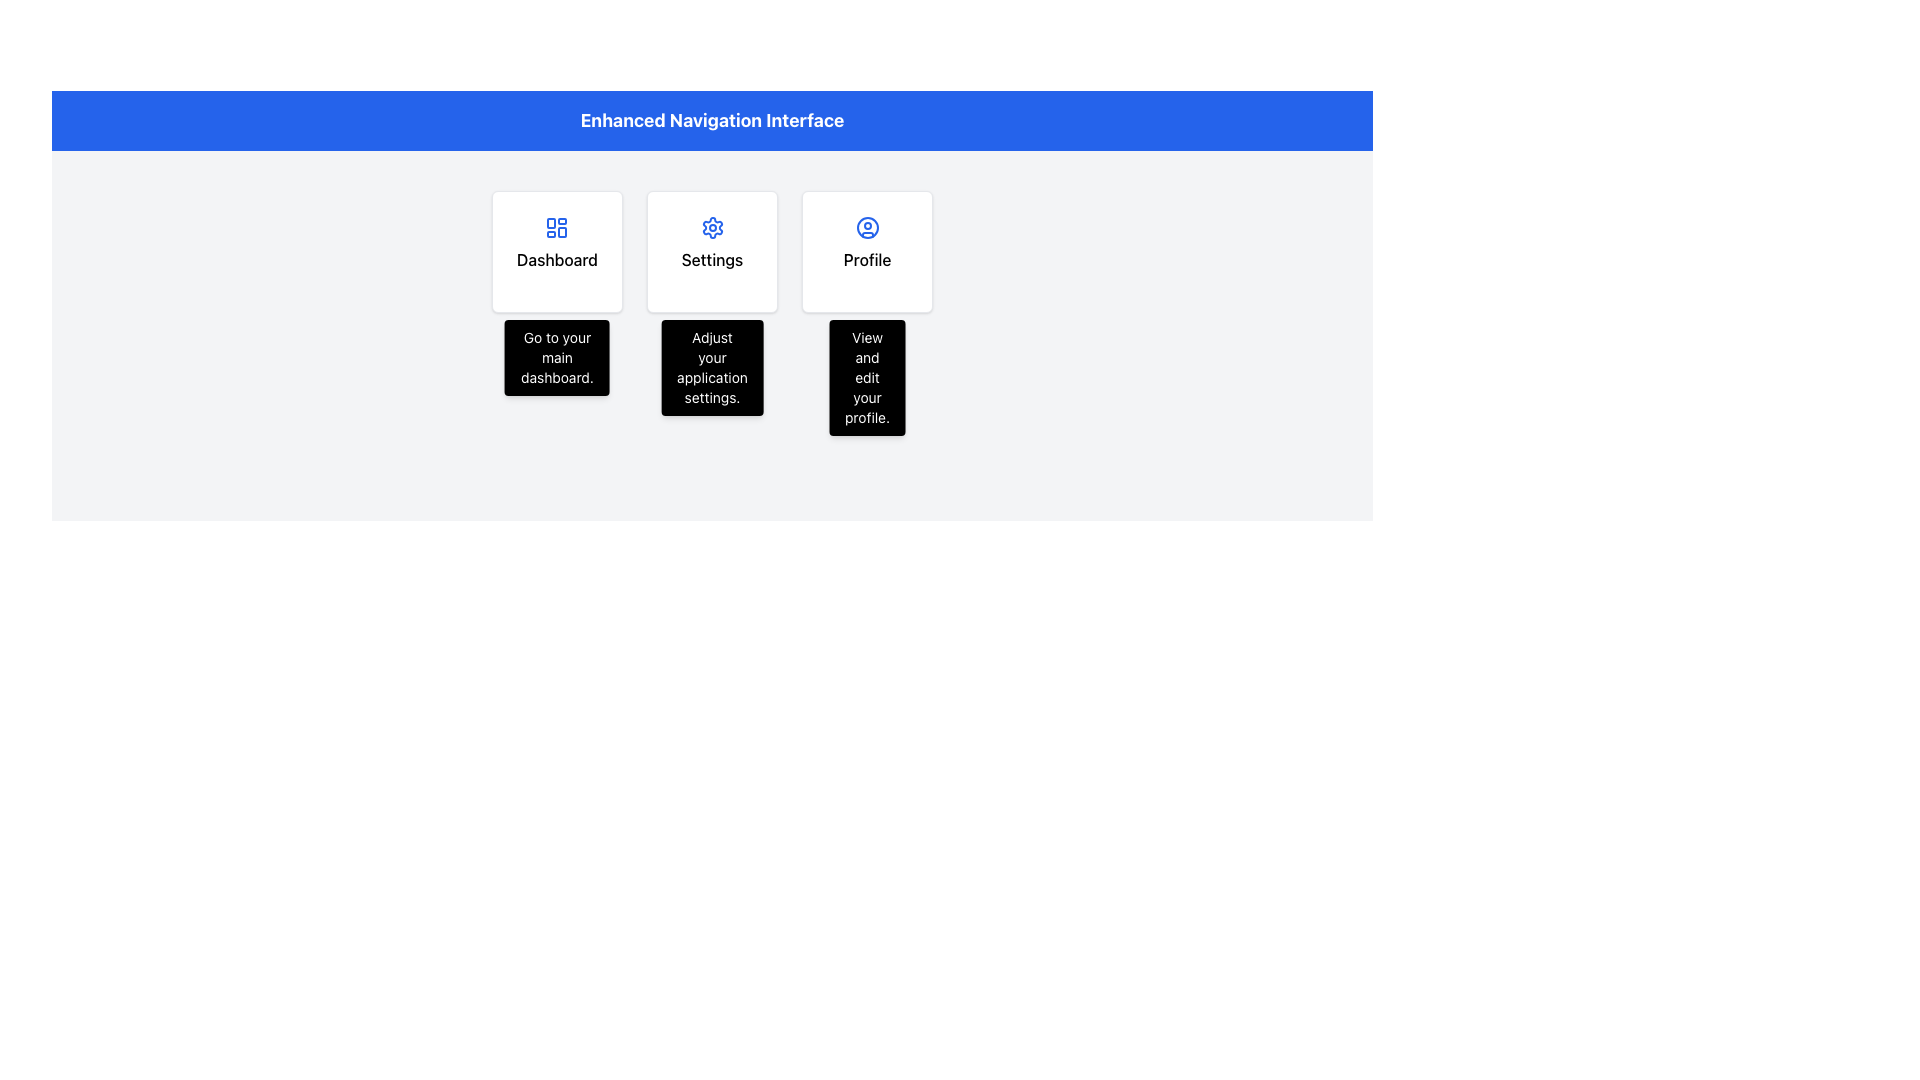 This screenshot has height=1080, width=1920. What do you see at coordinates (557, 357) in the screenshot?
I see `tooltip content that provides additional descriptive information about the 'Dashboard' feature, positioned directly centered below the 'Dashboard' panel` at bounding box center [557, 357].